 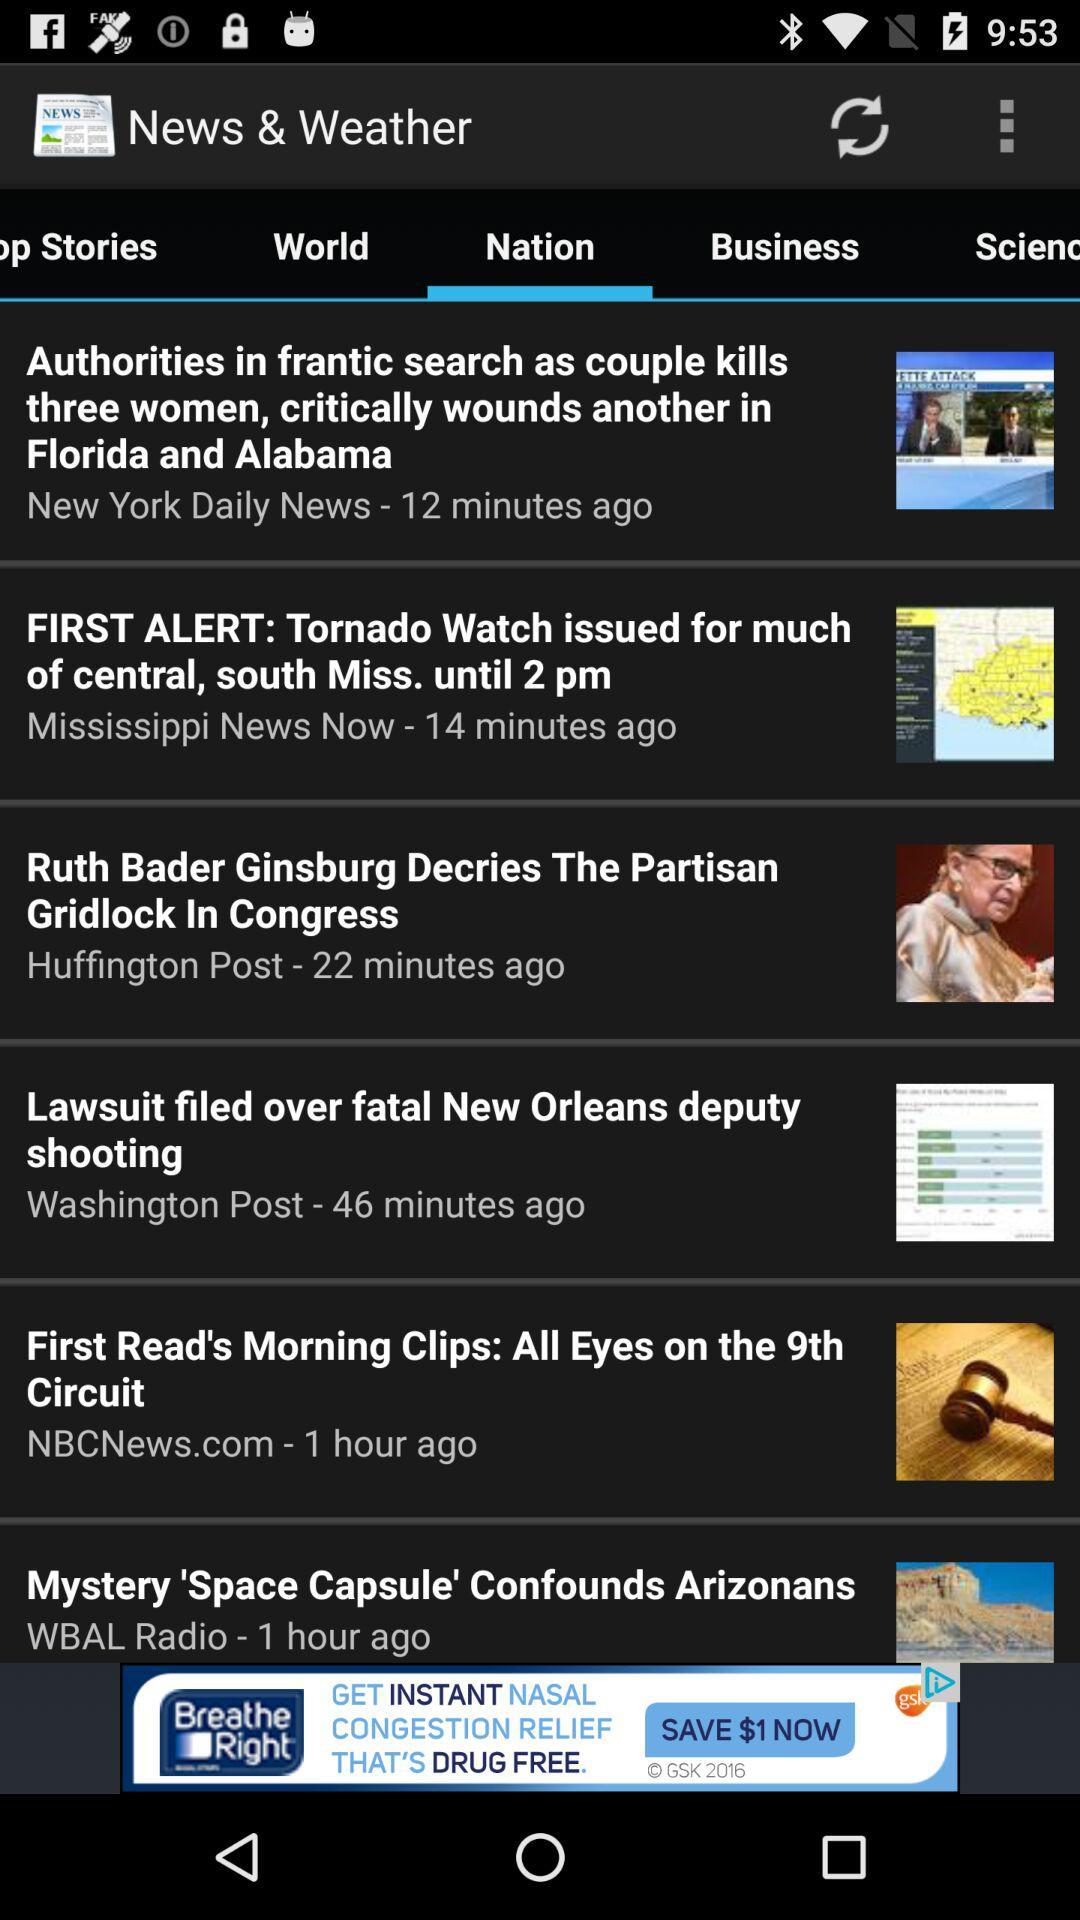 I want to click on the image right to the text mystery space capsule confounds arizonans, so click(x=974, y=1593).